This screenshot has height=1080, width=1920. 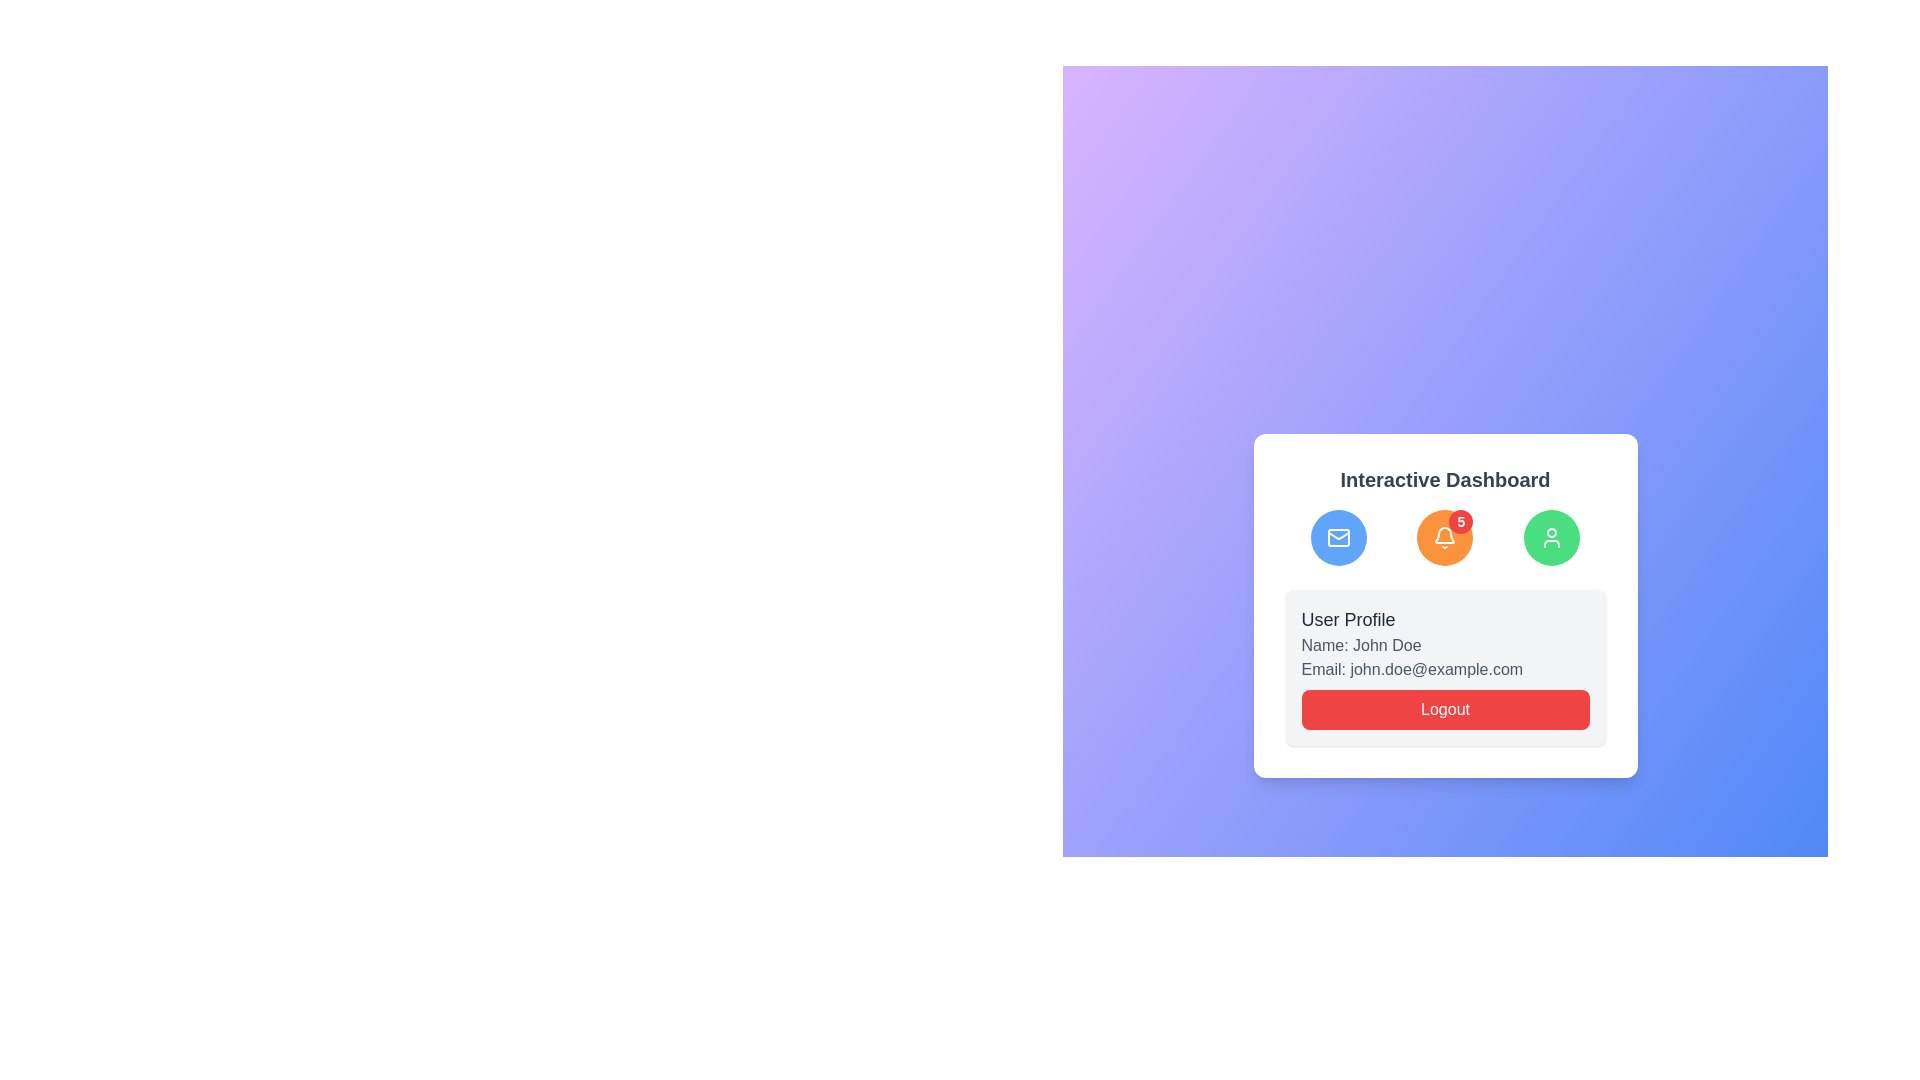 I want to click on the non-interactive badge displaying the count of unread notifications located at the top-right corner of the orange circular section of the notification bell button, so click(x=1461, y=520).